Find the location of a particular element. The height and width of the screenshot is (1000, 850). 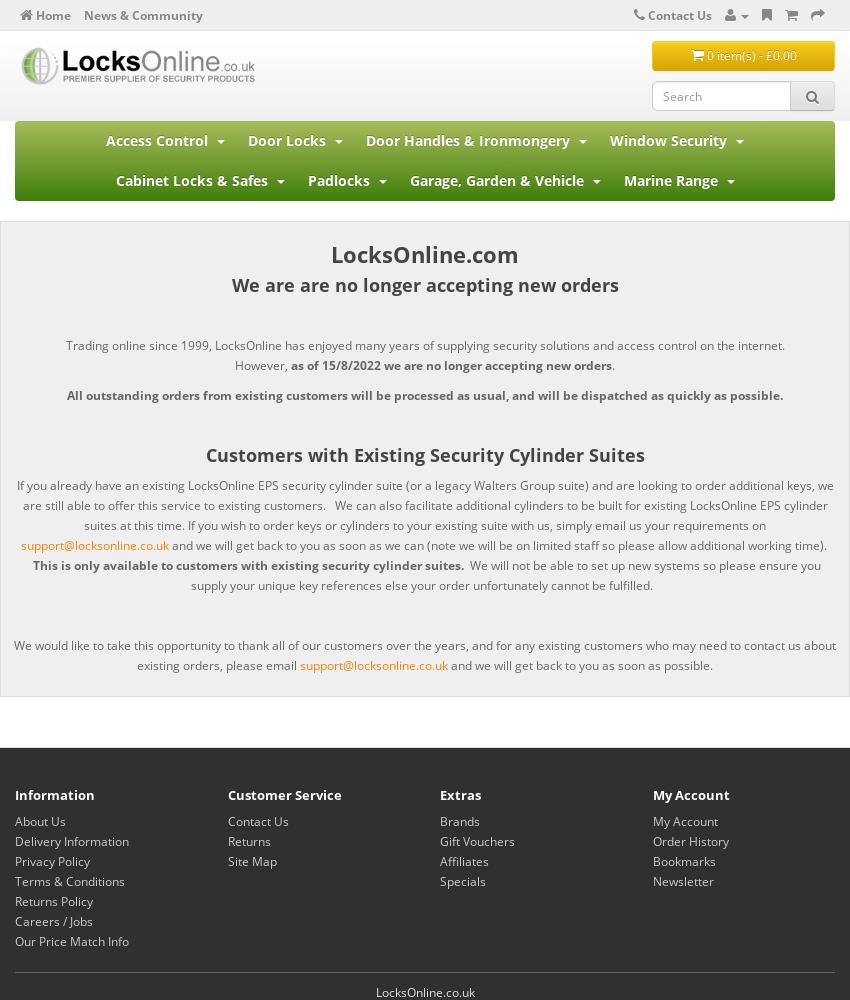

'Brands' is located at coordinates (438, 820).